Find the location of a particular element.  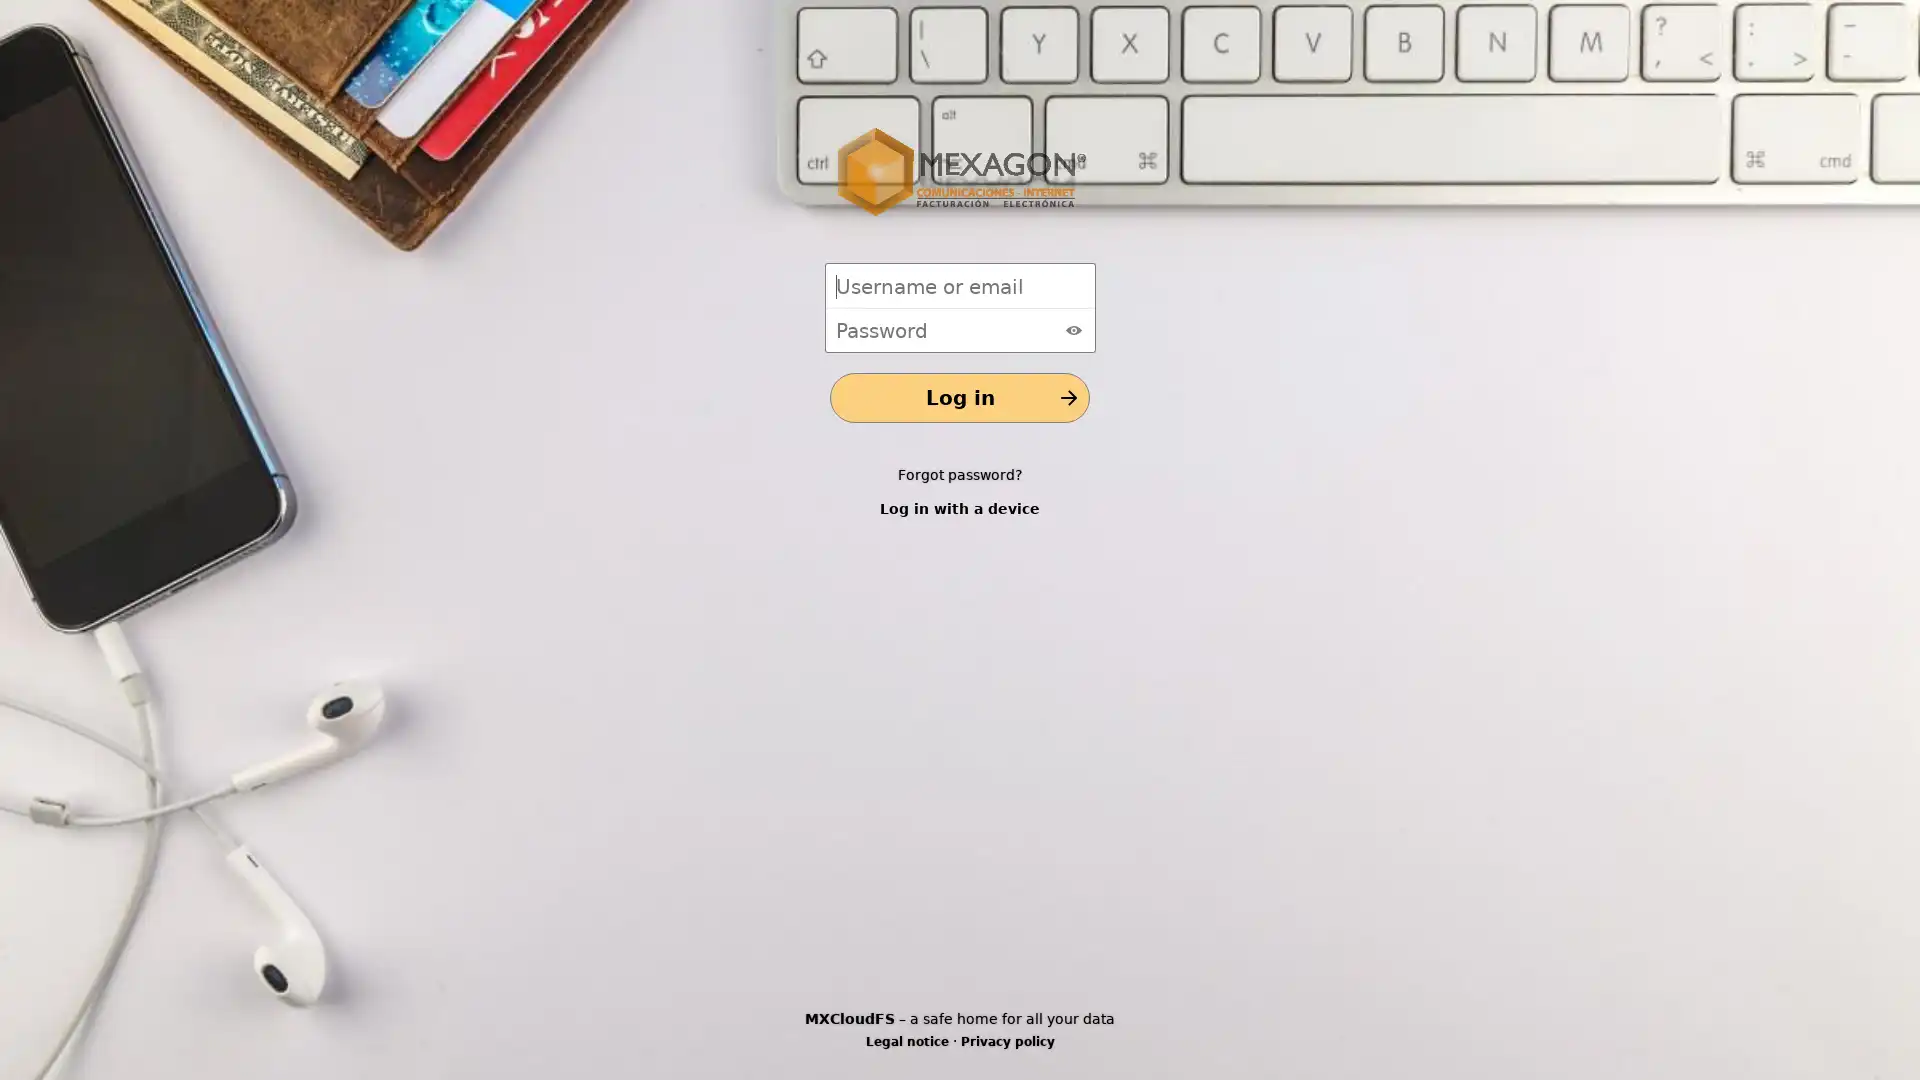

Log in is located at coordinates (960, 397).